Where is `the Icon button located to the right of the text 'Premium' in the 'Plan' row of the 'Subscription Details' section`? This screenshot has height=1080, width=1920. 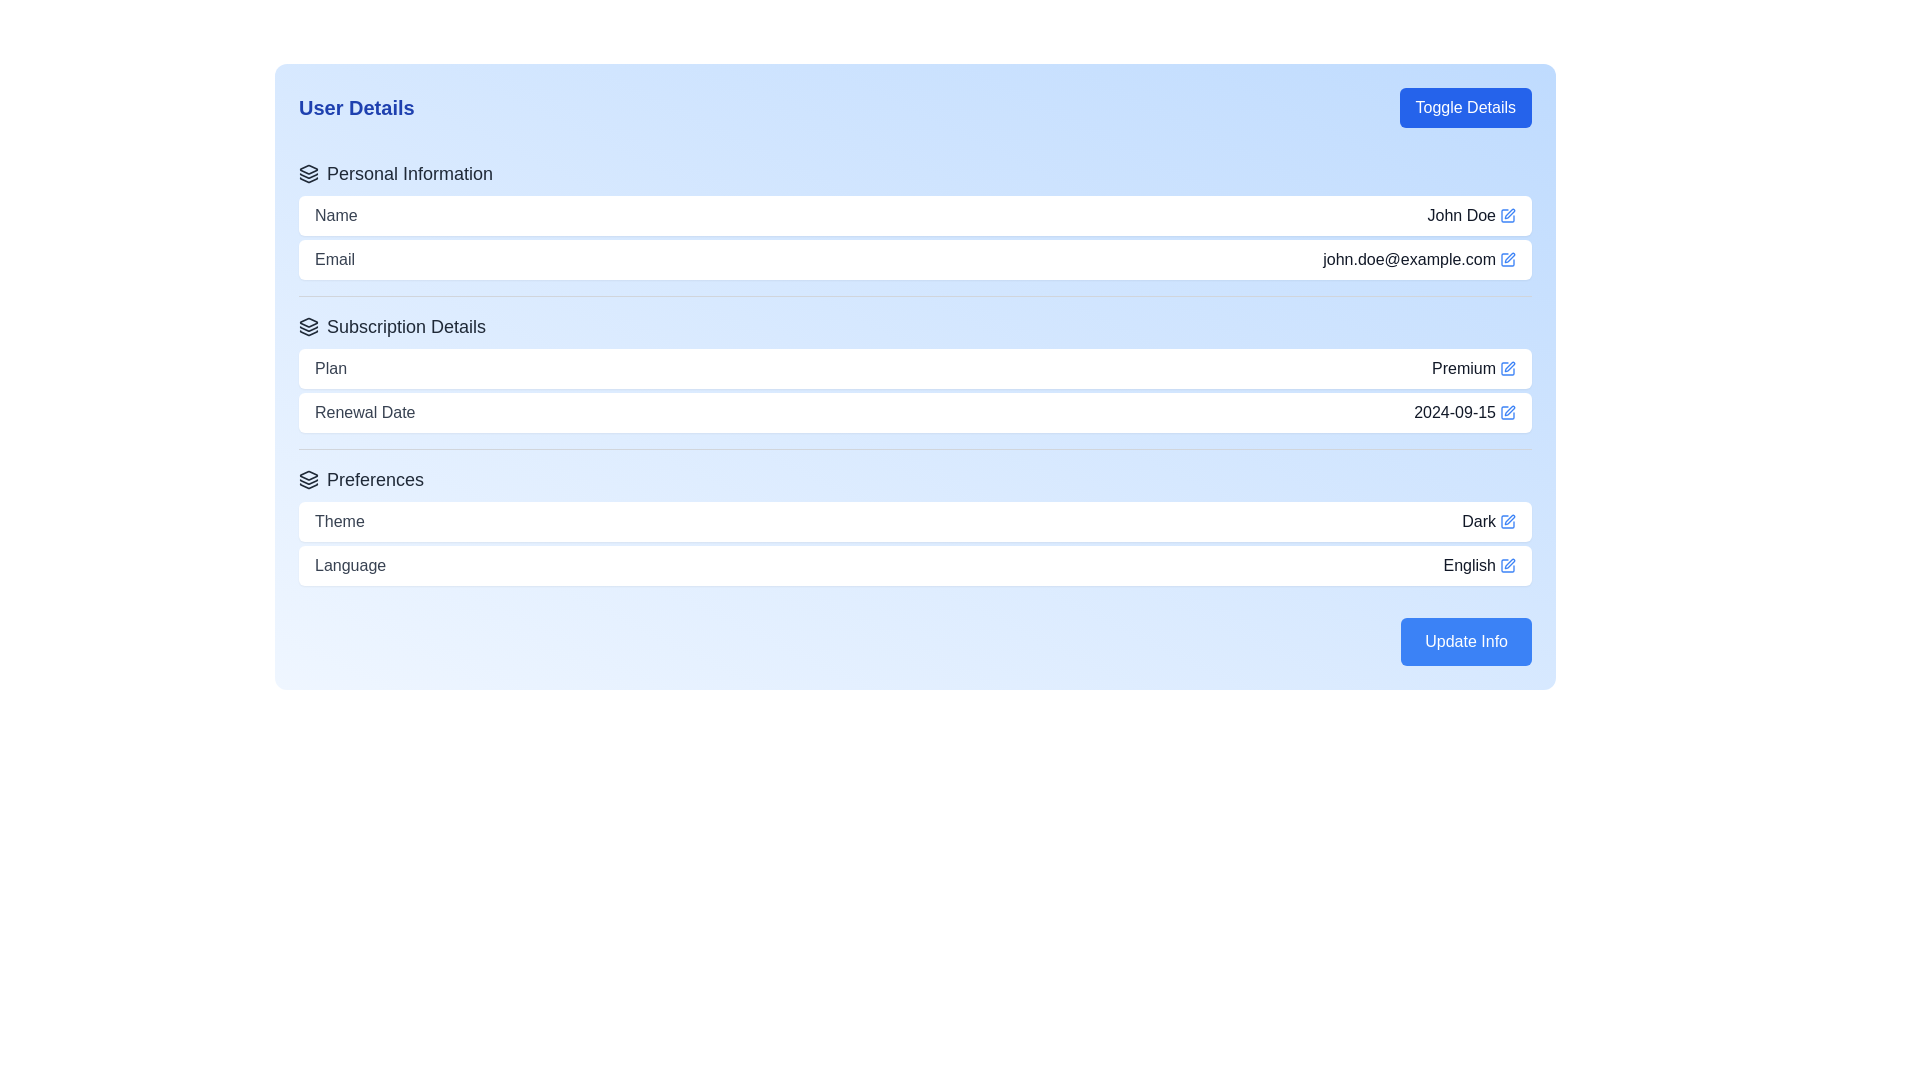
the Icon button located to the right of the text 'Premium' in the 'Plan' row of the 'Subscription Details' section is located at coordinates (1507, 369).